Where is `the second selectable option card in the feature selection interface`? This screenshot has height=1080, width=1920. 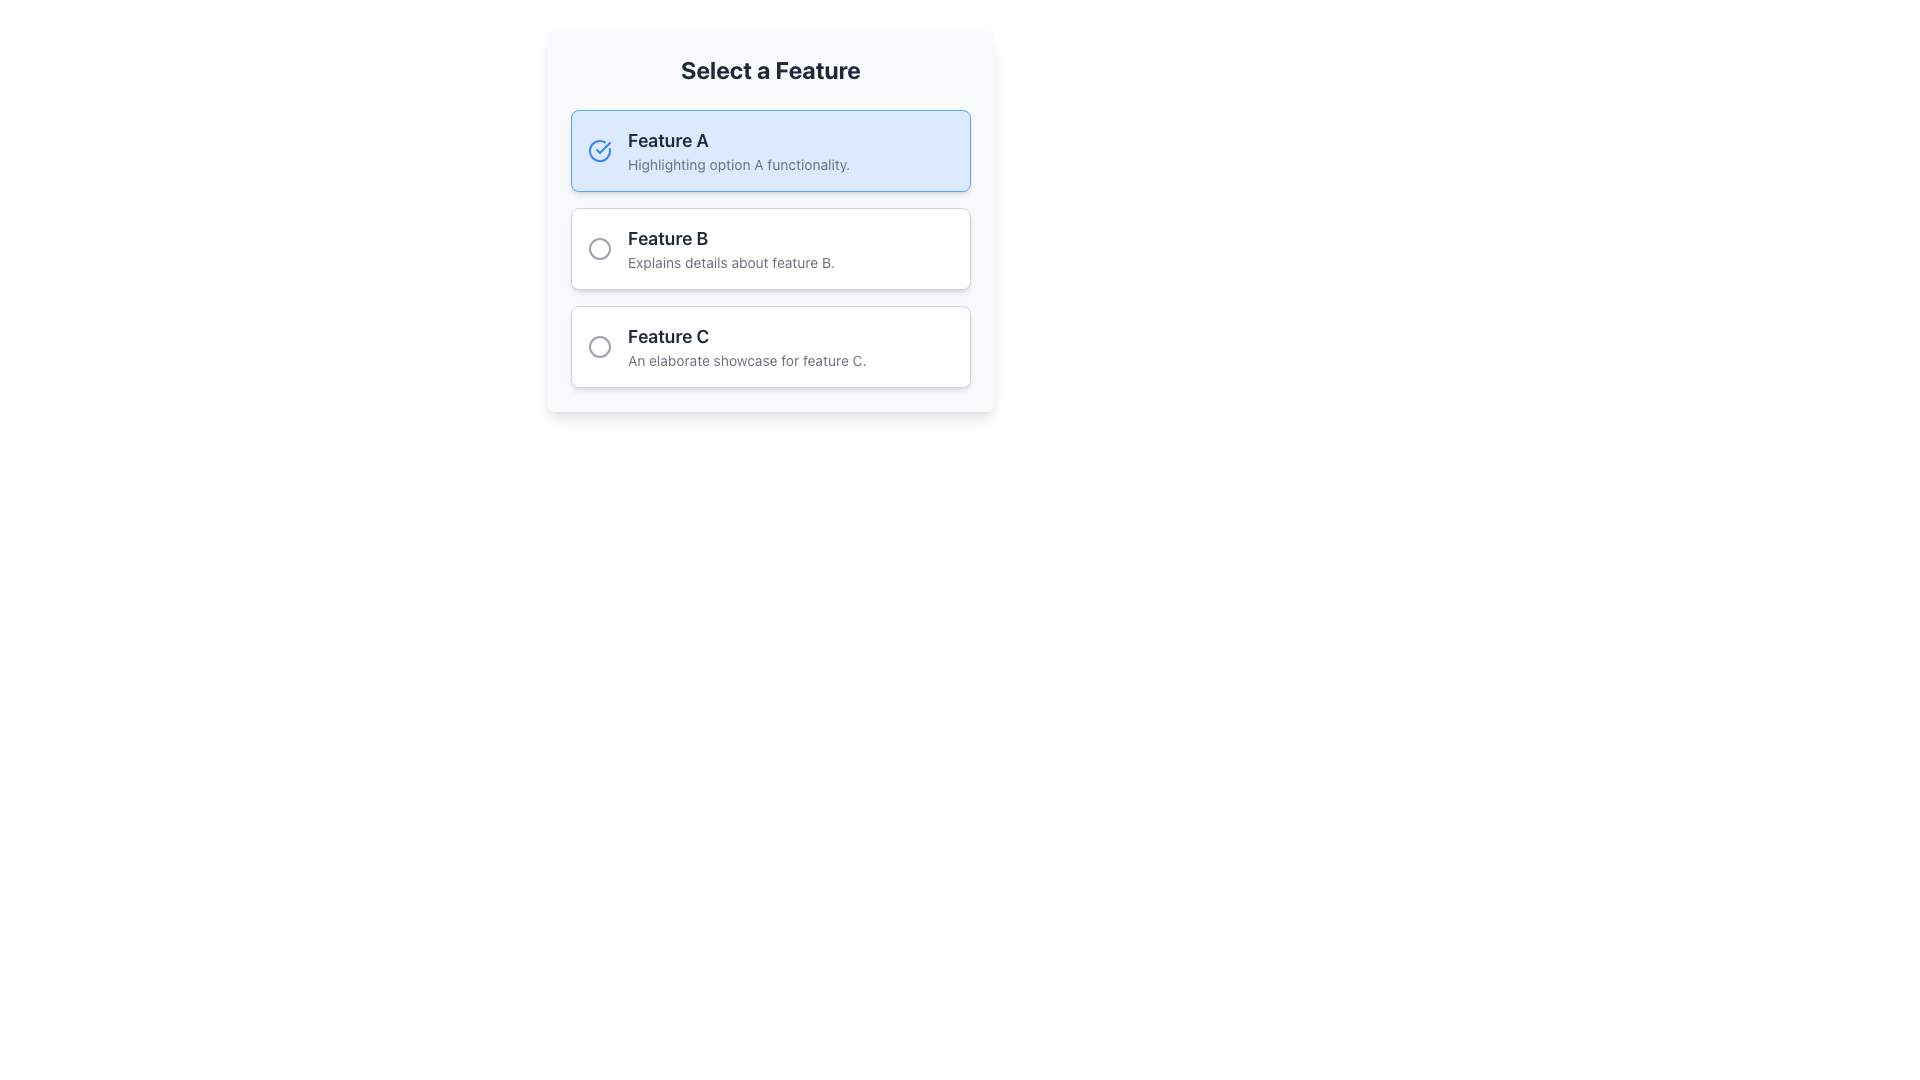 the second selectable option card in the feature selection interface is located at coordinates (770, 220).